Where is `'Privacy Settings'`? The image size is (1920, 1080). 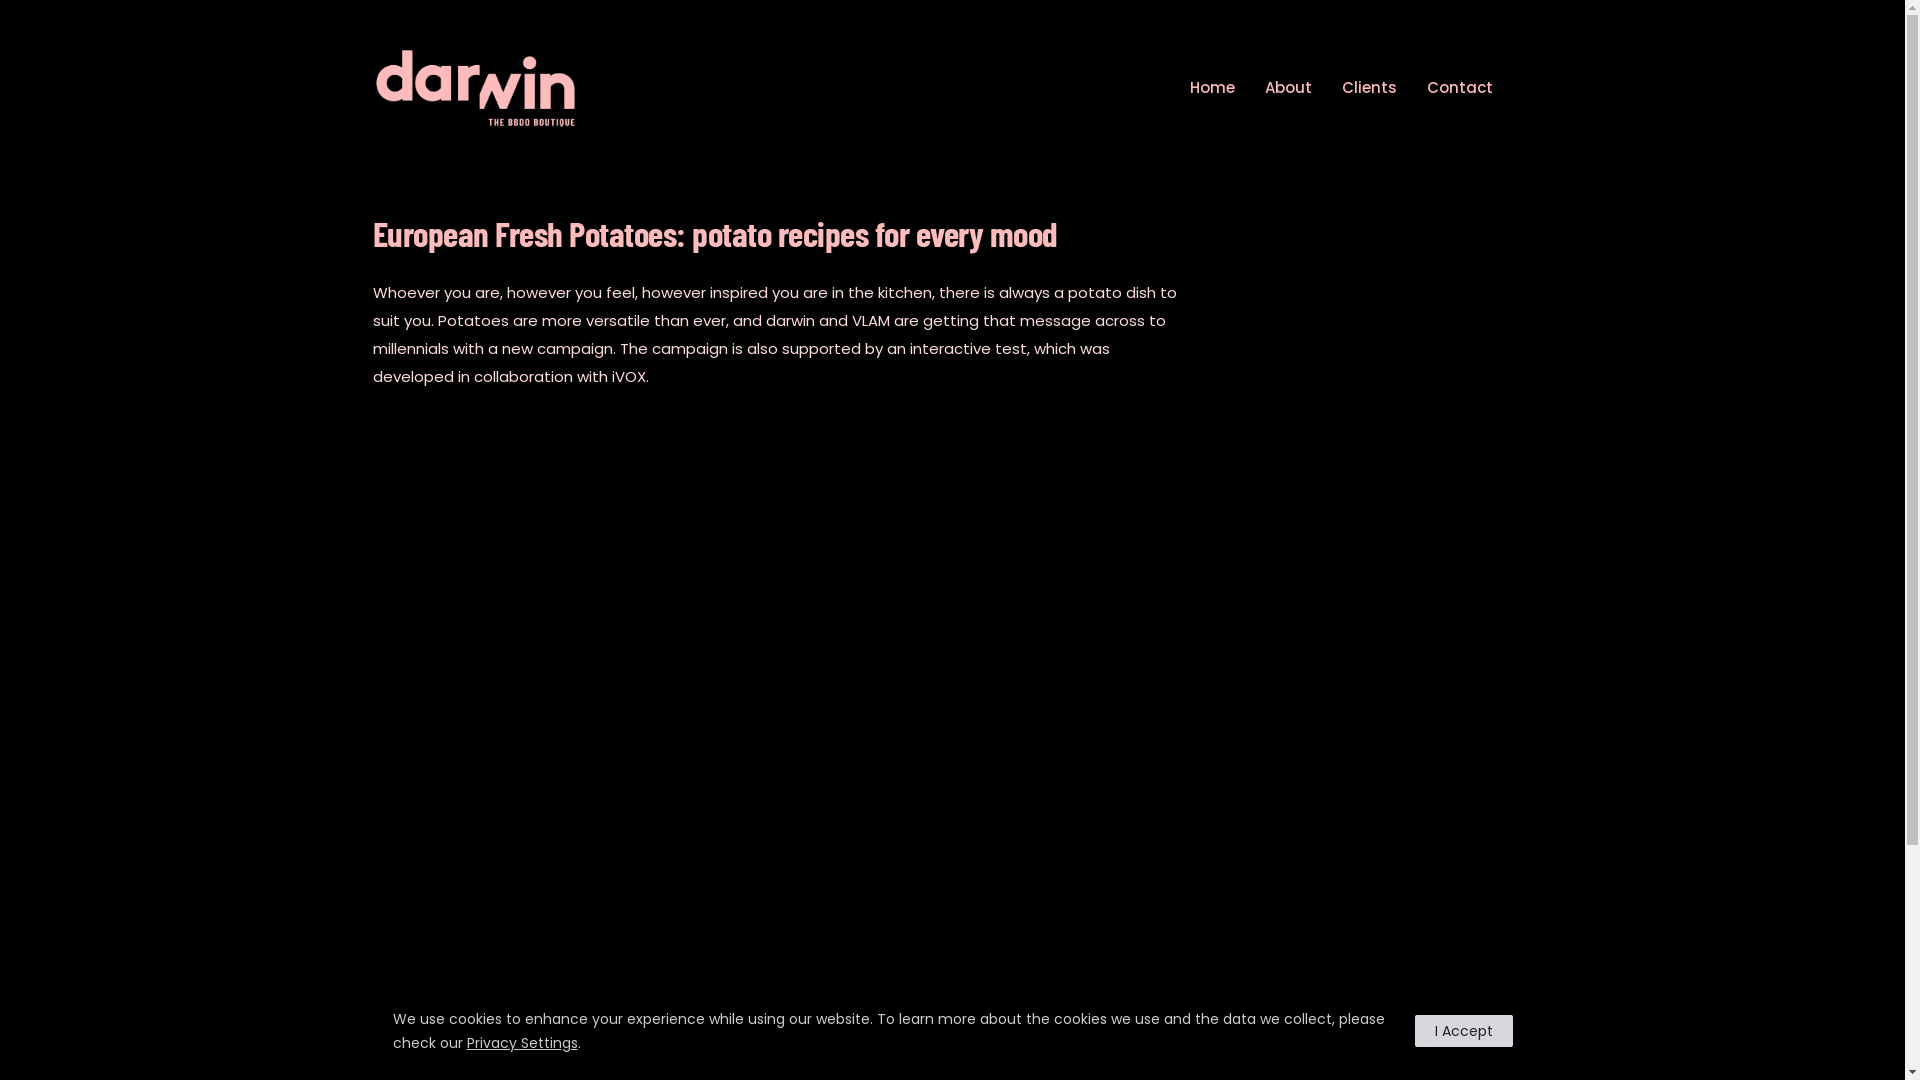
'Privacy Settings' is located at coordinates (521, 1041).